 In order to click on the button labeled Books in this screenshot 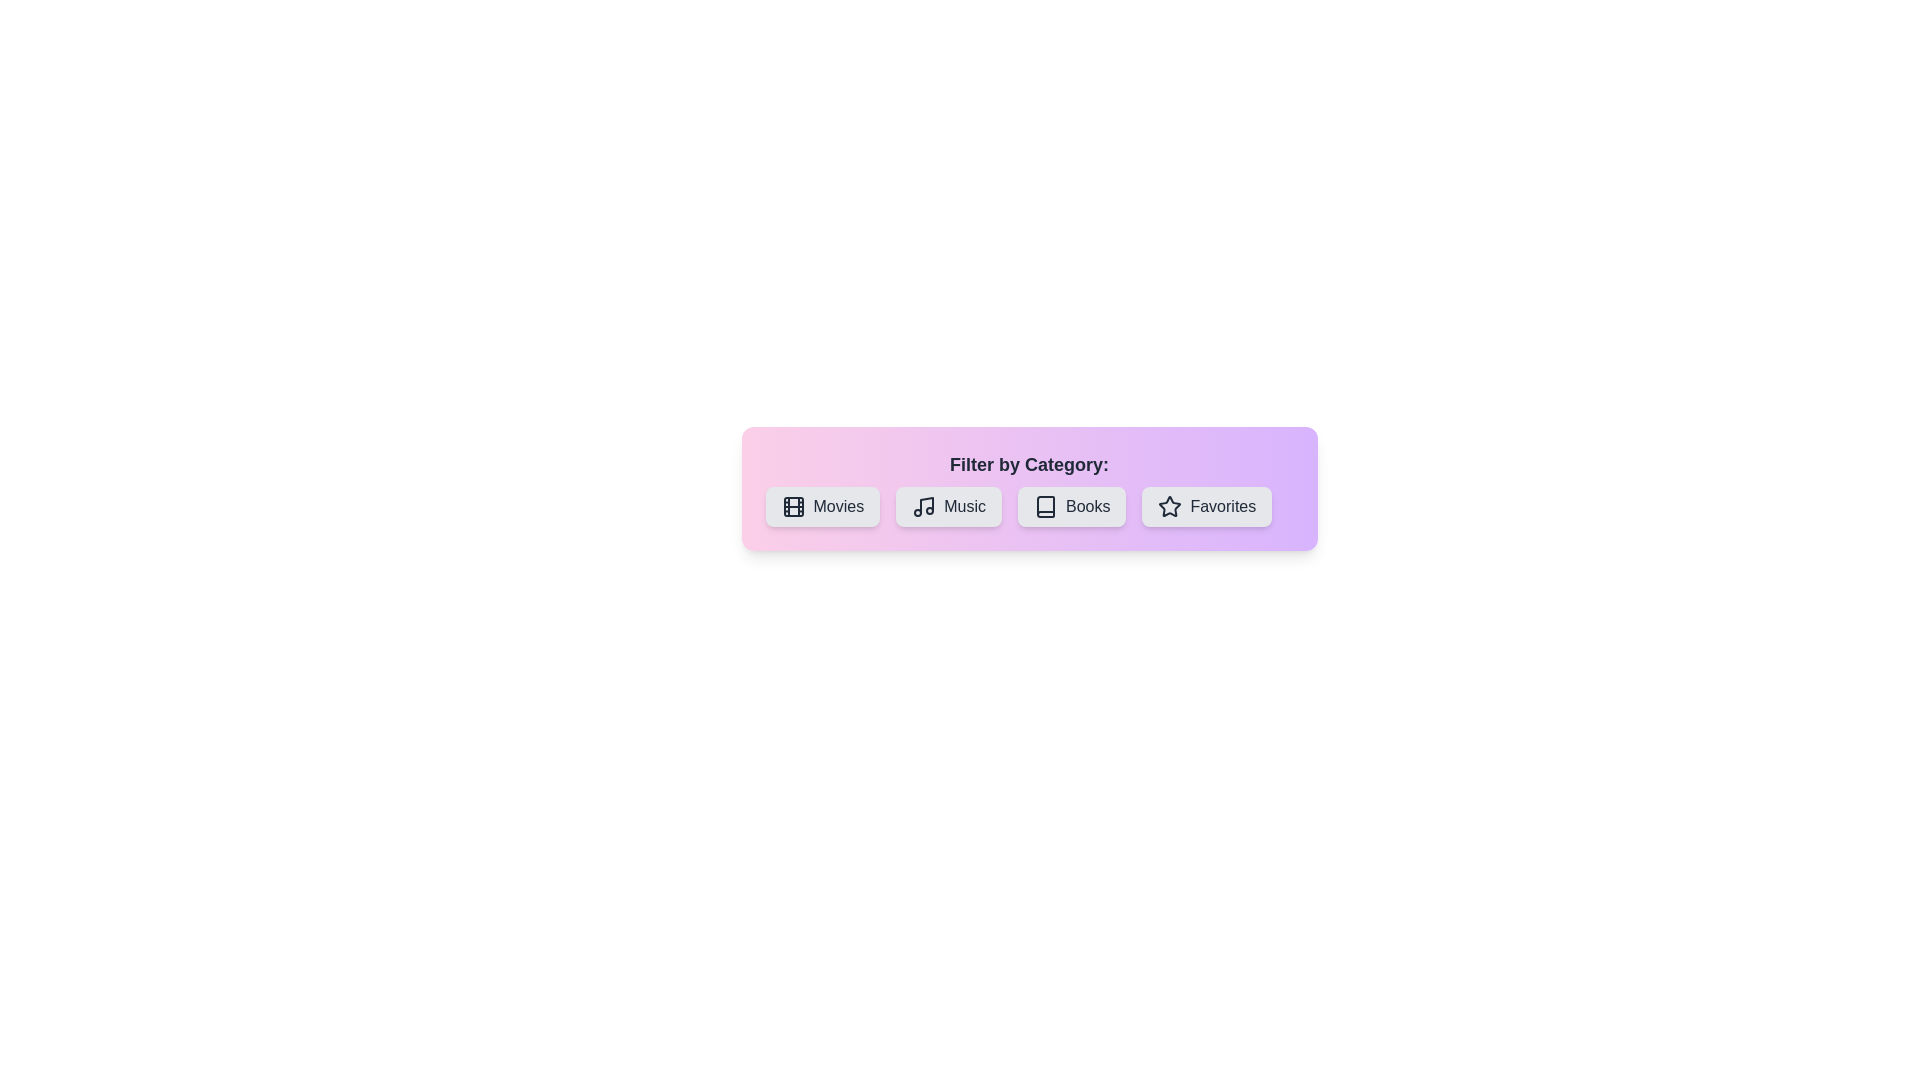, I will do `click(1070, 505)`.